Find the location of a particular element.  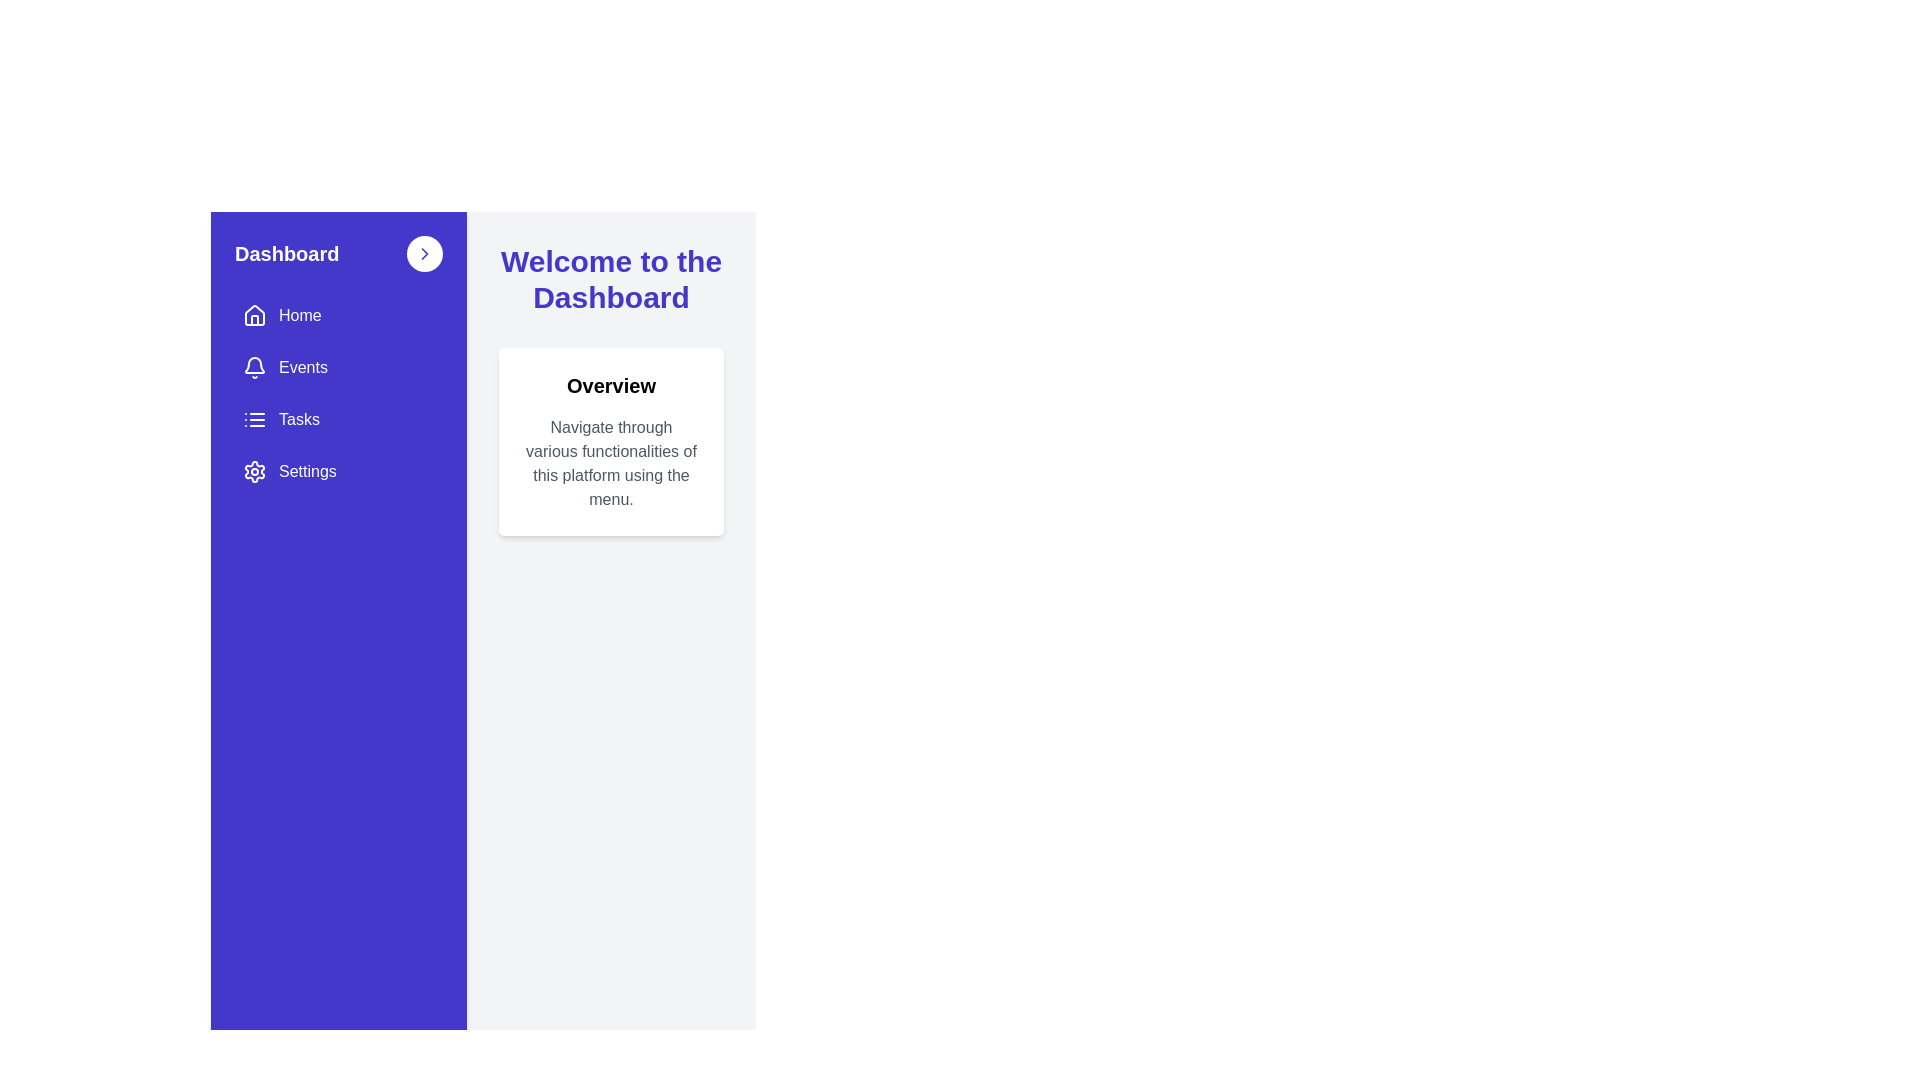

the 'Home' text label in the vertical navigation menu, styled with a bold white font on a purple background, located in the top-left corner under 'Dashboard.' is located at coordinates (299, 315).